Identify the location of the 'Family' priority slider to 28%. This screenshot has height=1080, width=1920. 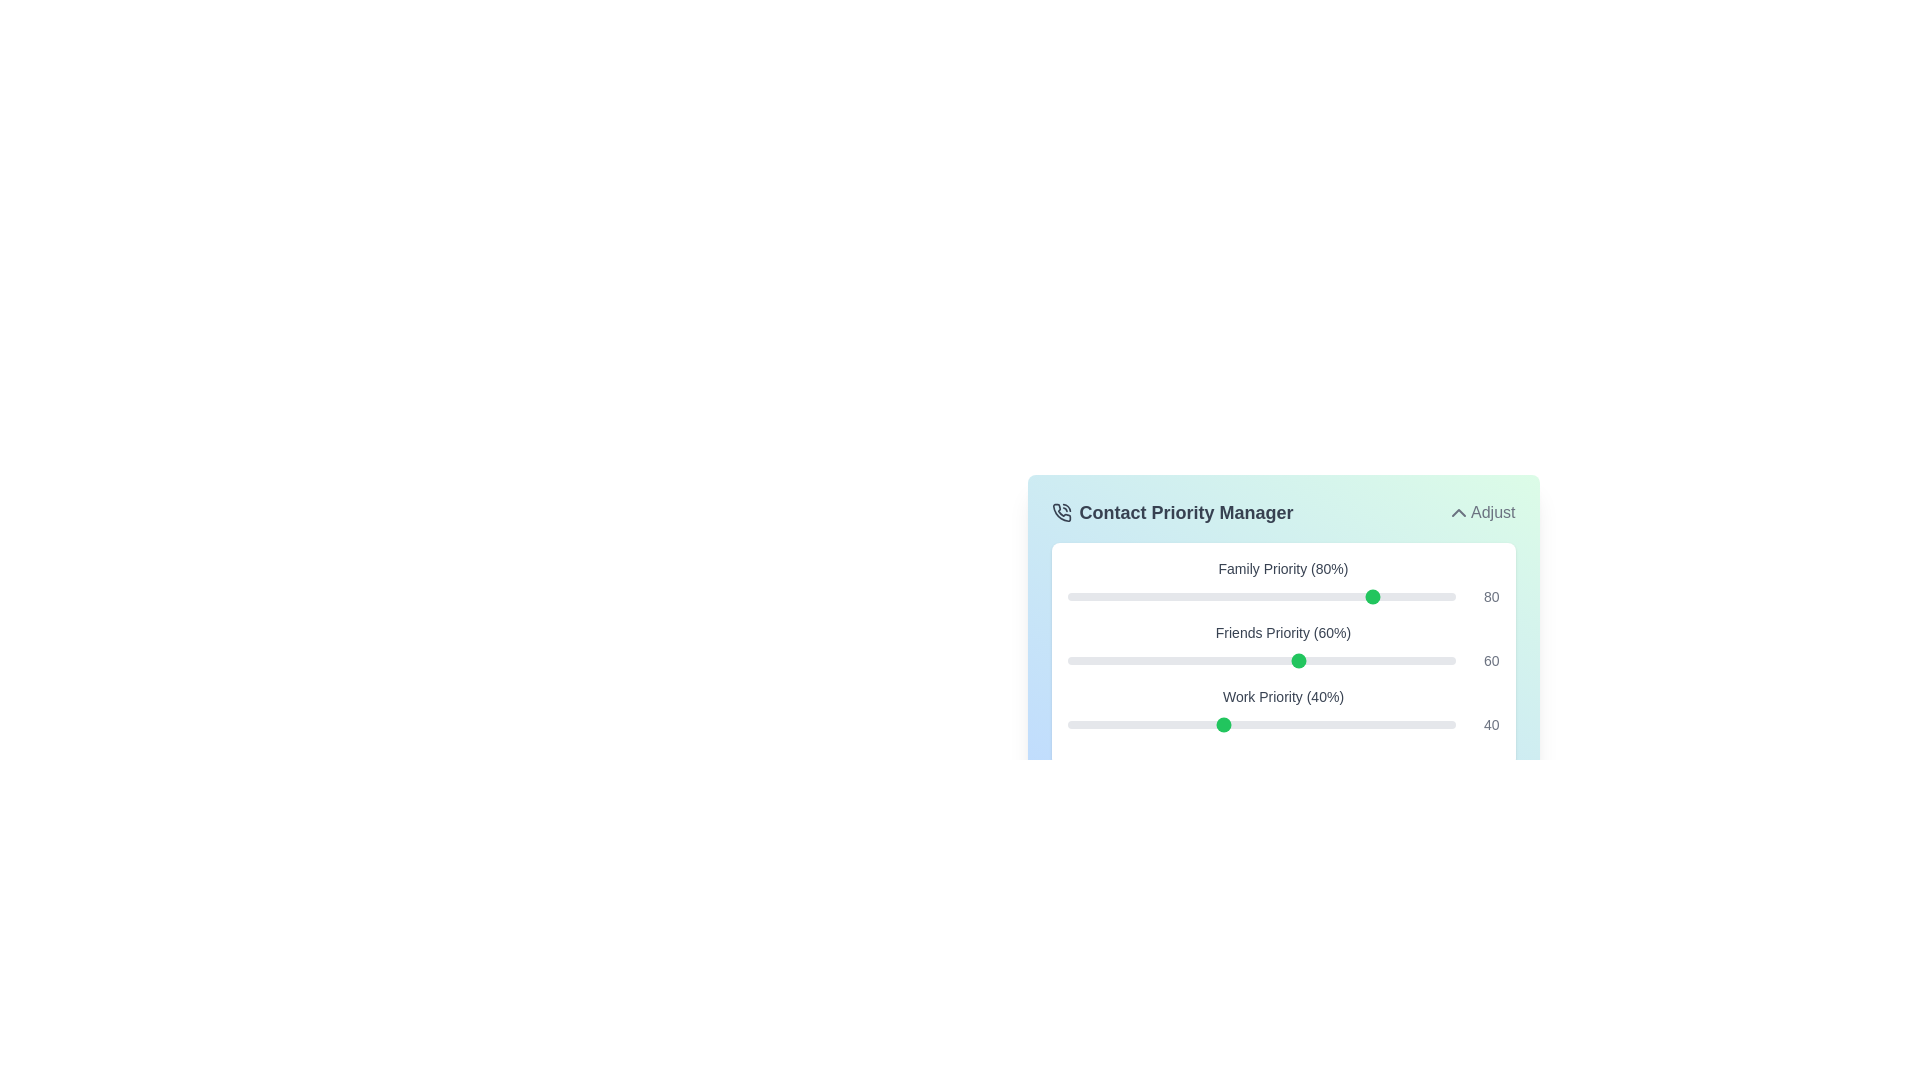
(1176, 596).